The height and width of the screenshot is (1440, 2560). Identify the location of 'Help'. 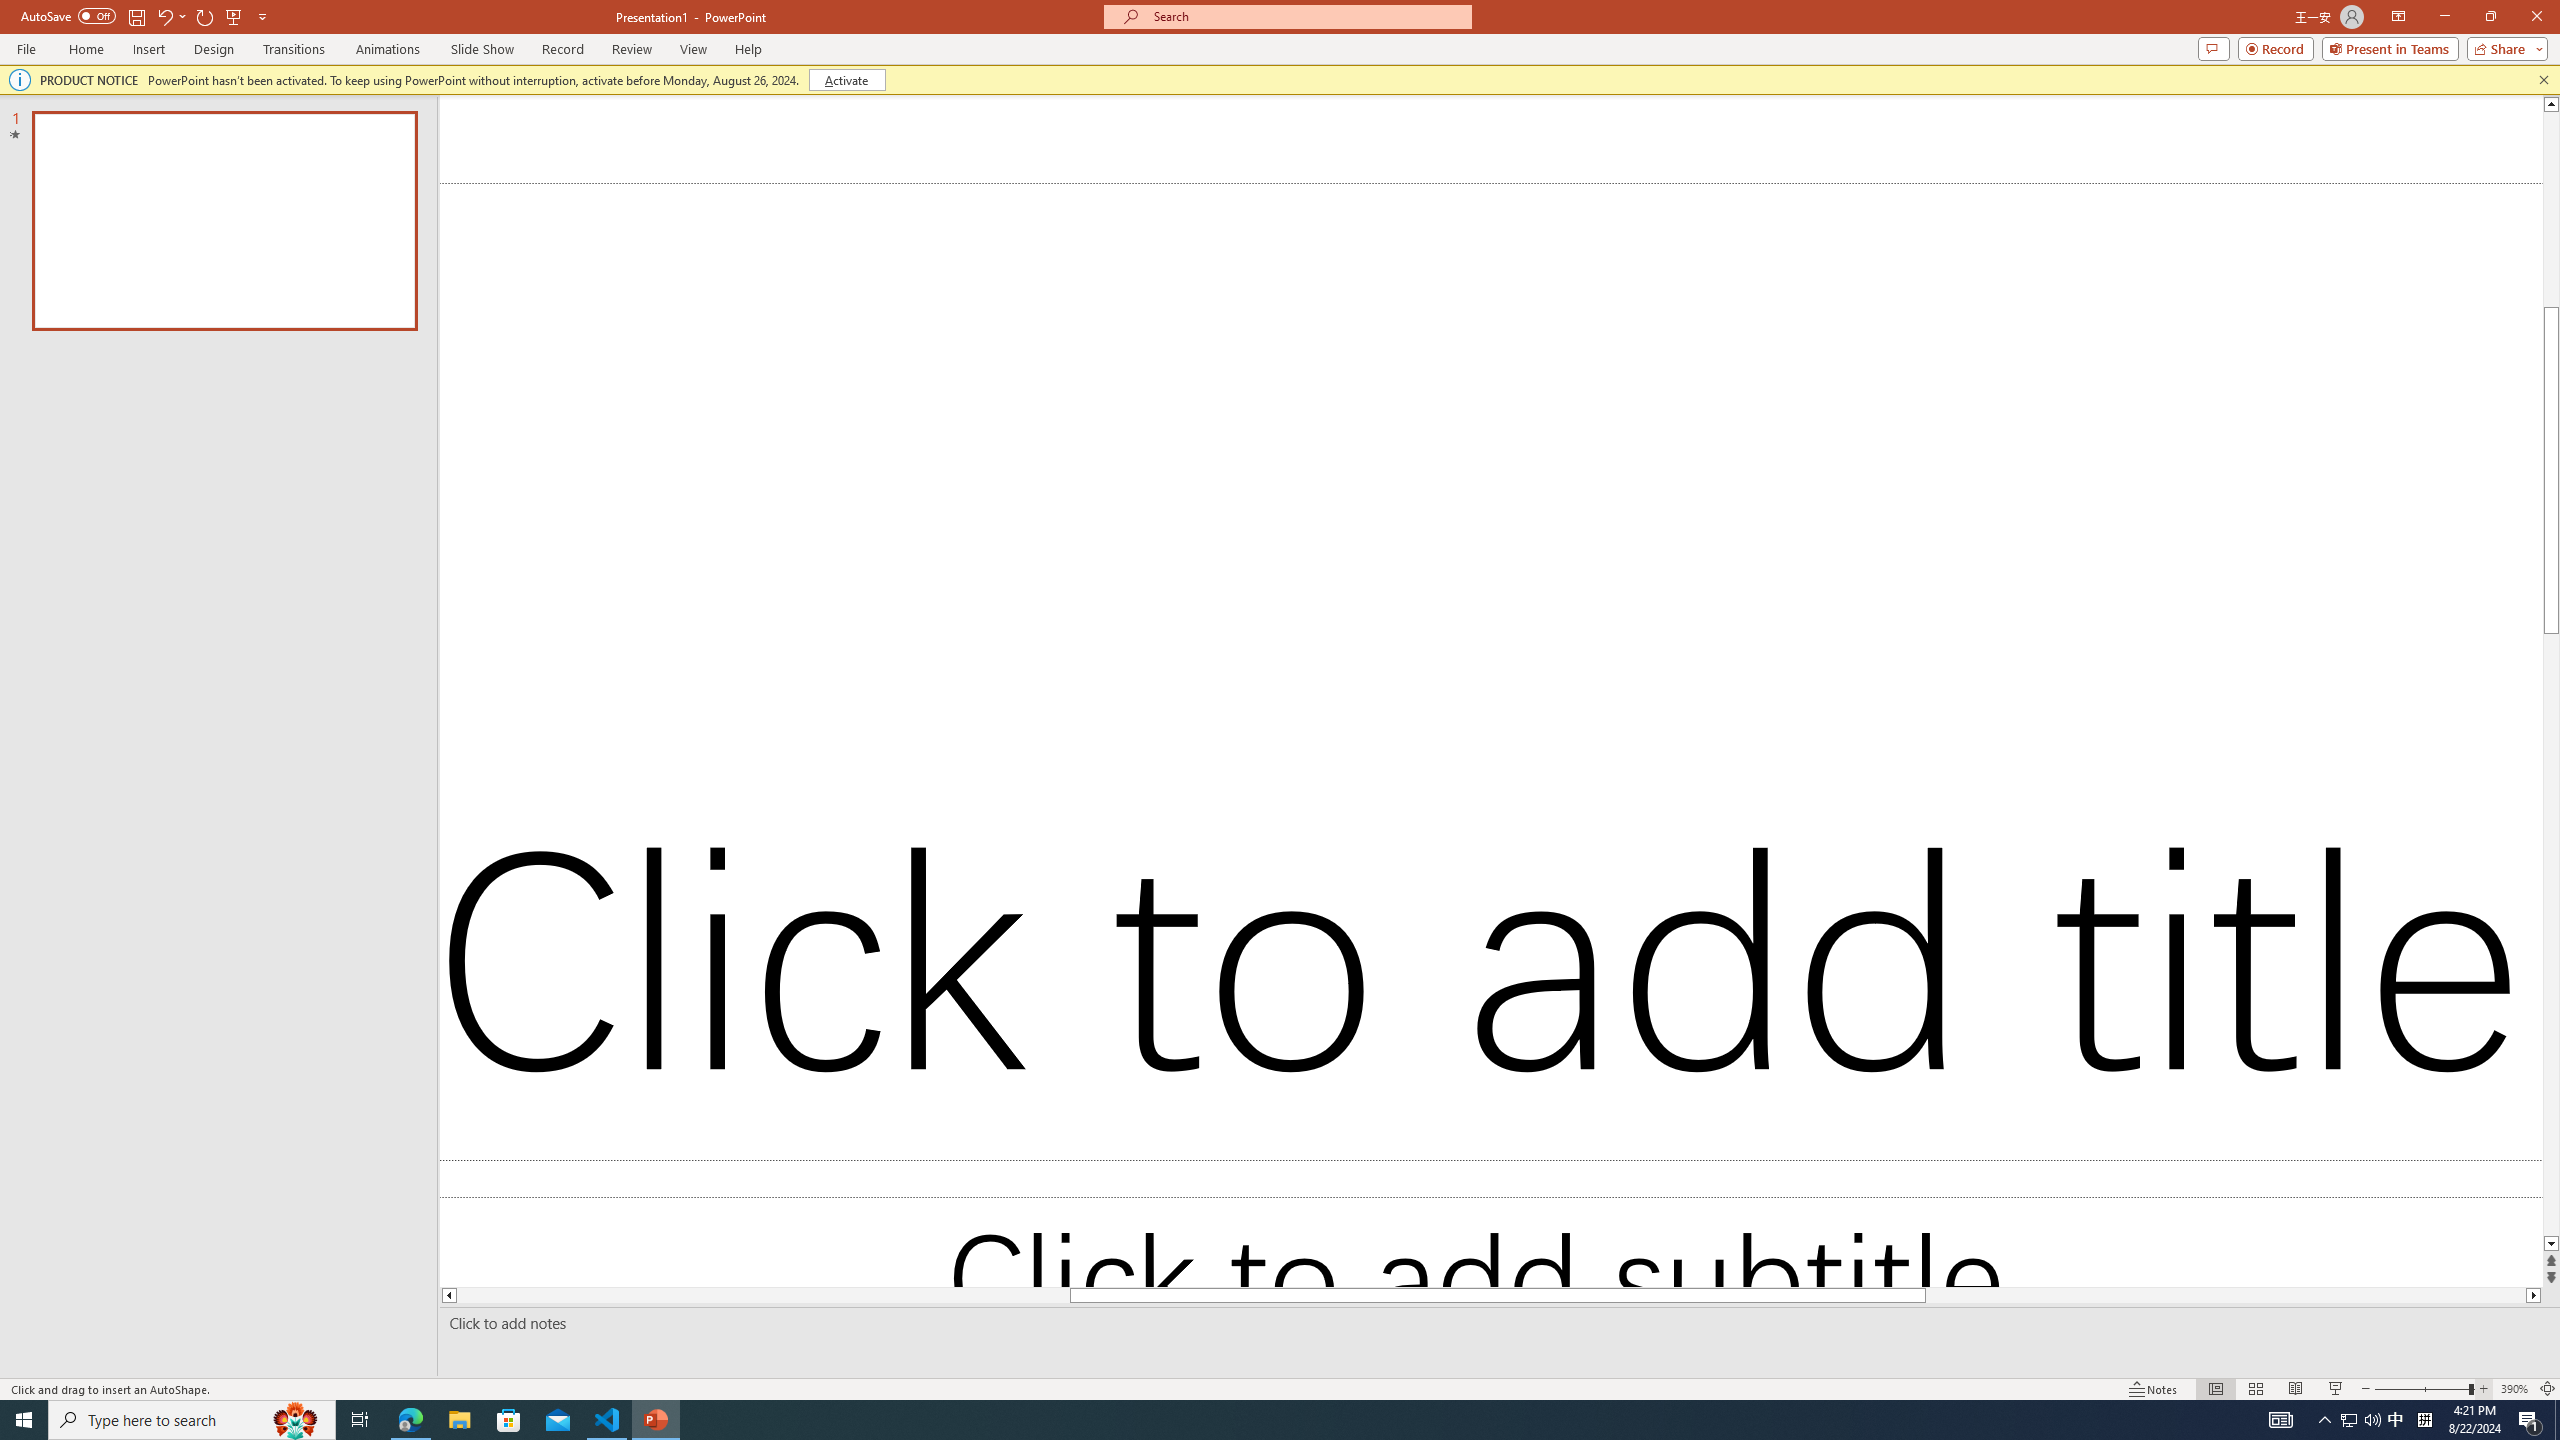
(747, 49).